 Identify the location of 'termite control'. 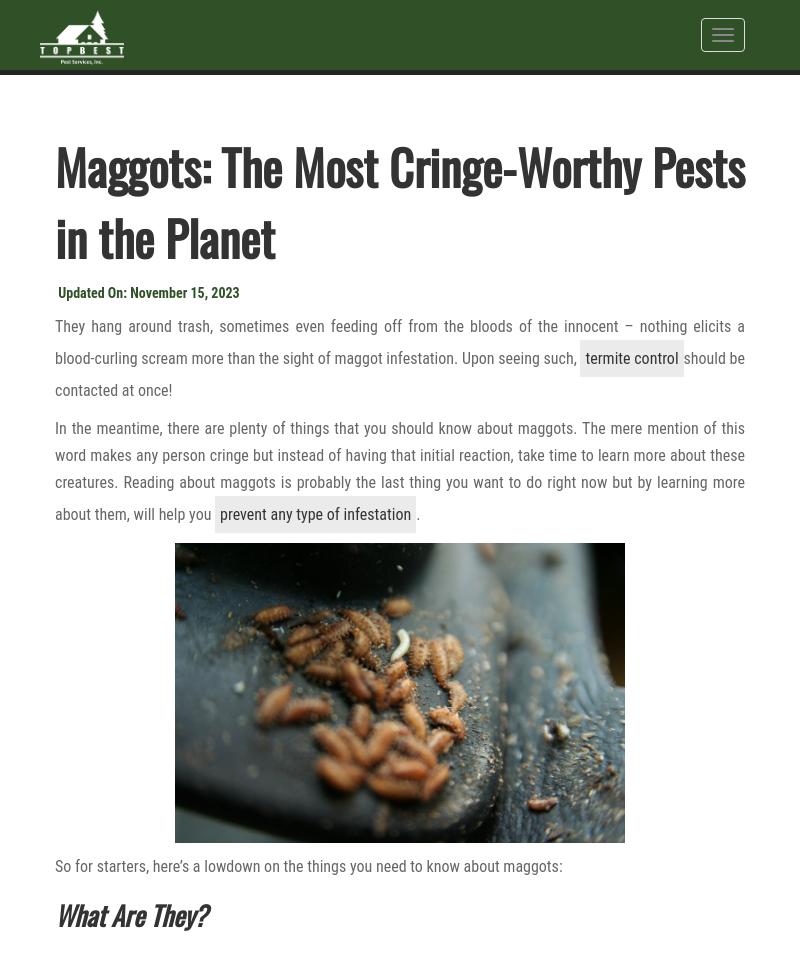
(631, 357).